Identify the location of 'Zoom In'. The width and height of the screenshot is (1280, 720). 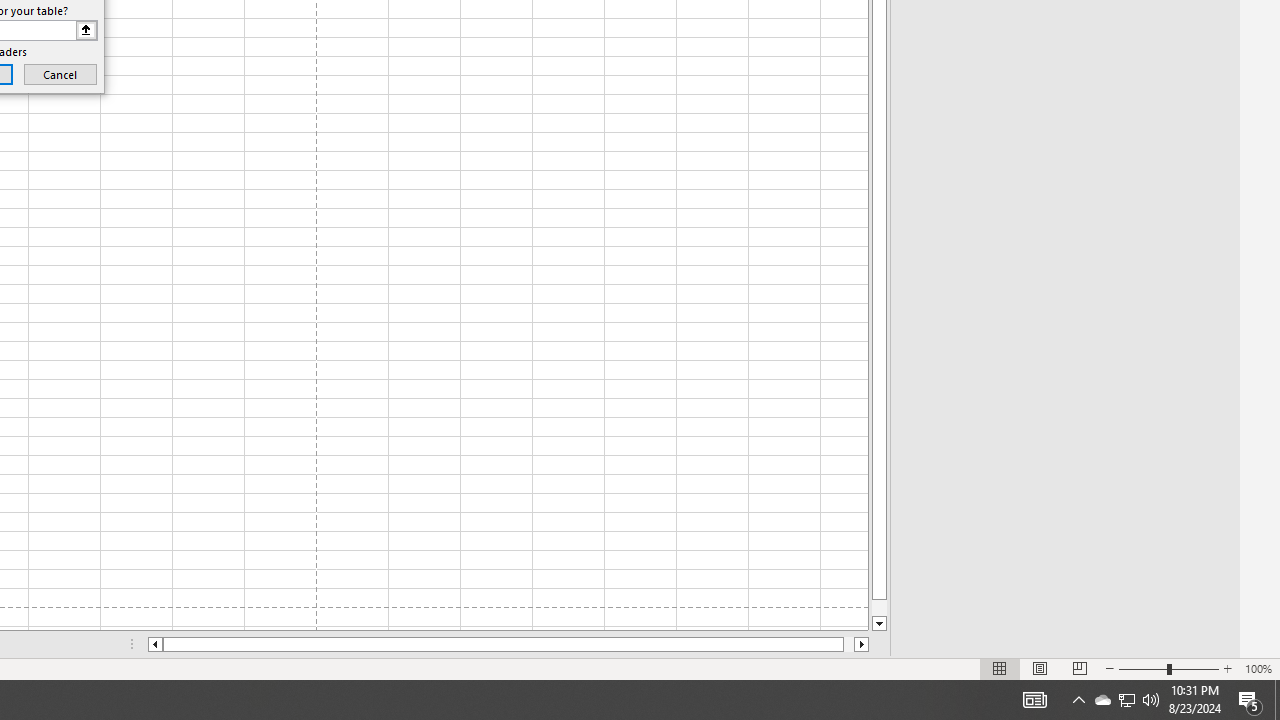
(1226, 669).